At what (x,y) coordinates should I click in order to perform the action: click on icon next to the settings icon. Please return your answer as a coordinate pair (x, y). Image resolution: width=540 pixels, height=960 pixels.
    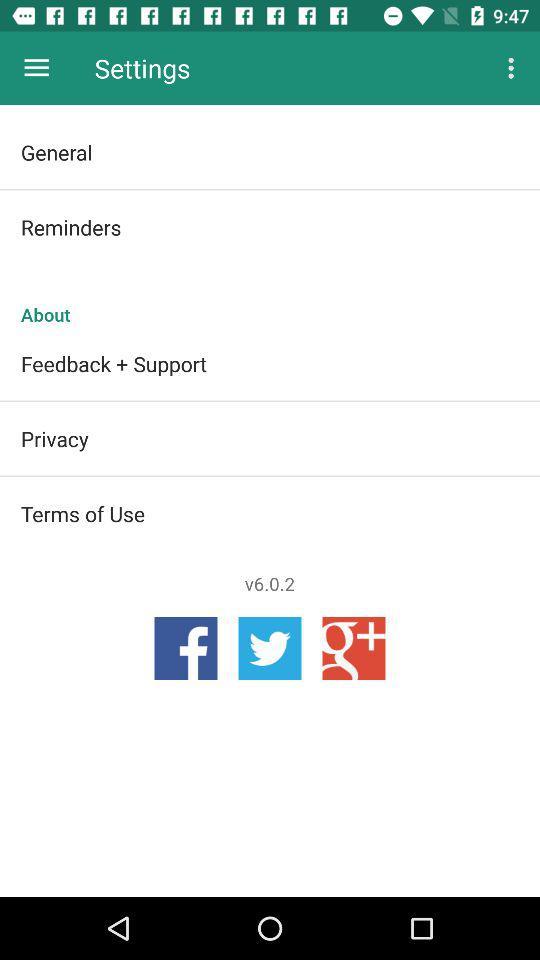
    Looking at the image, I should click on (36, 68).